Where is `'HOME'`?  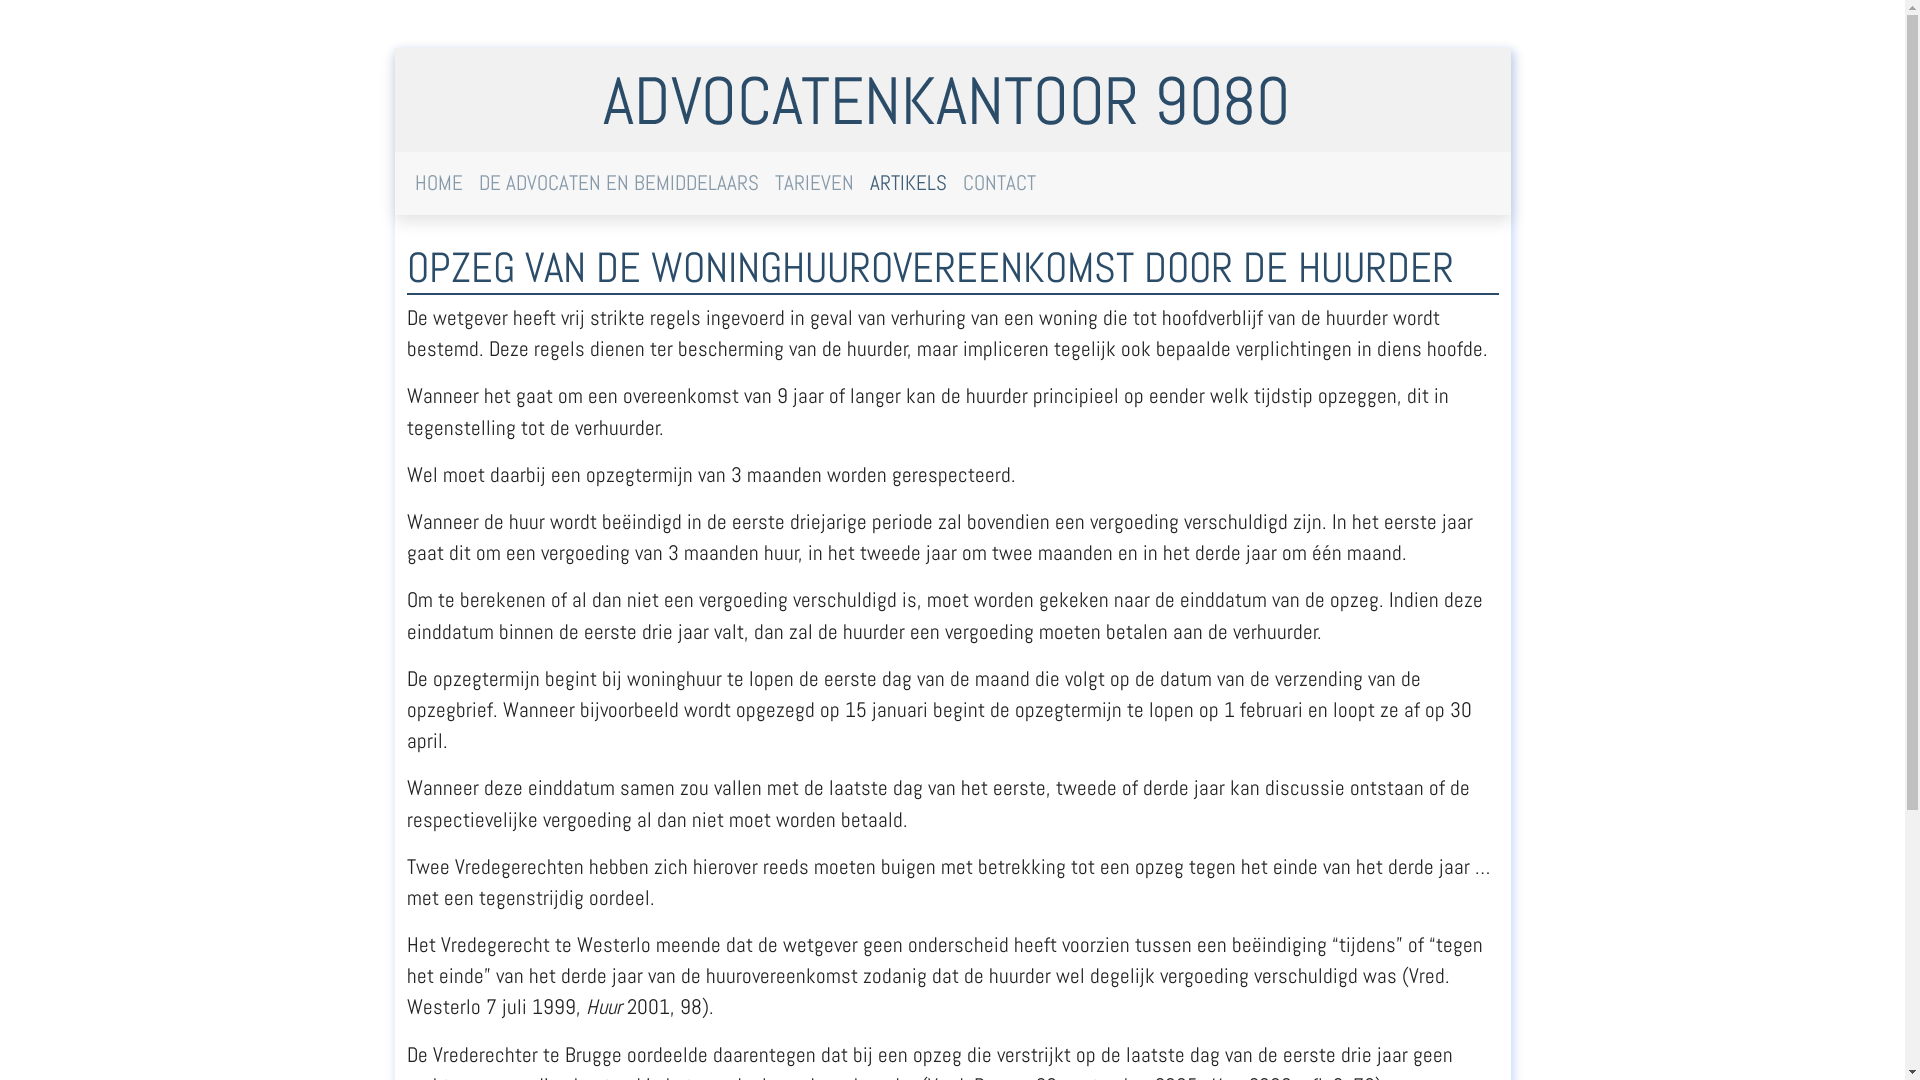
'HOME' is located at coordinates (436, 183).